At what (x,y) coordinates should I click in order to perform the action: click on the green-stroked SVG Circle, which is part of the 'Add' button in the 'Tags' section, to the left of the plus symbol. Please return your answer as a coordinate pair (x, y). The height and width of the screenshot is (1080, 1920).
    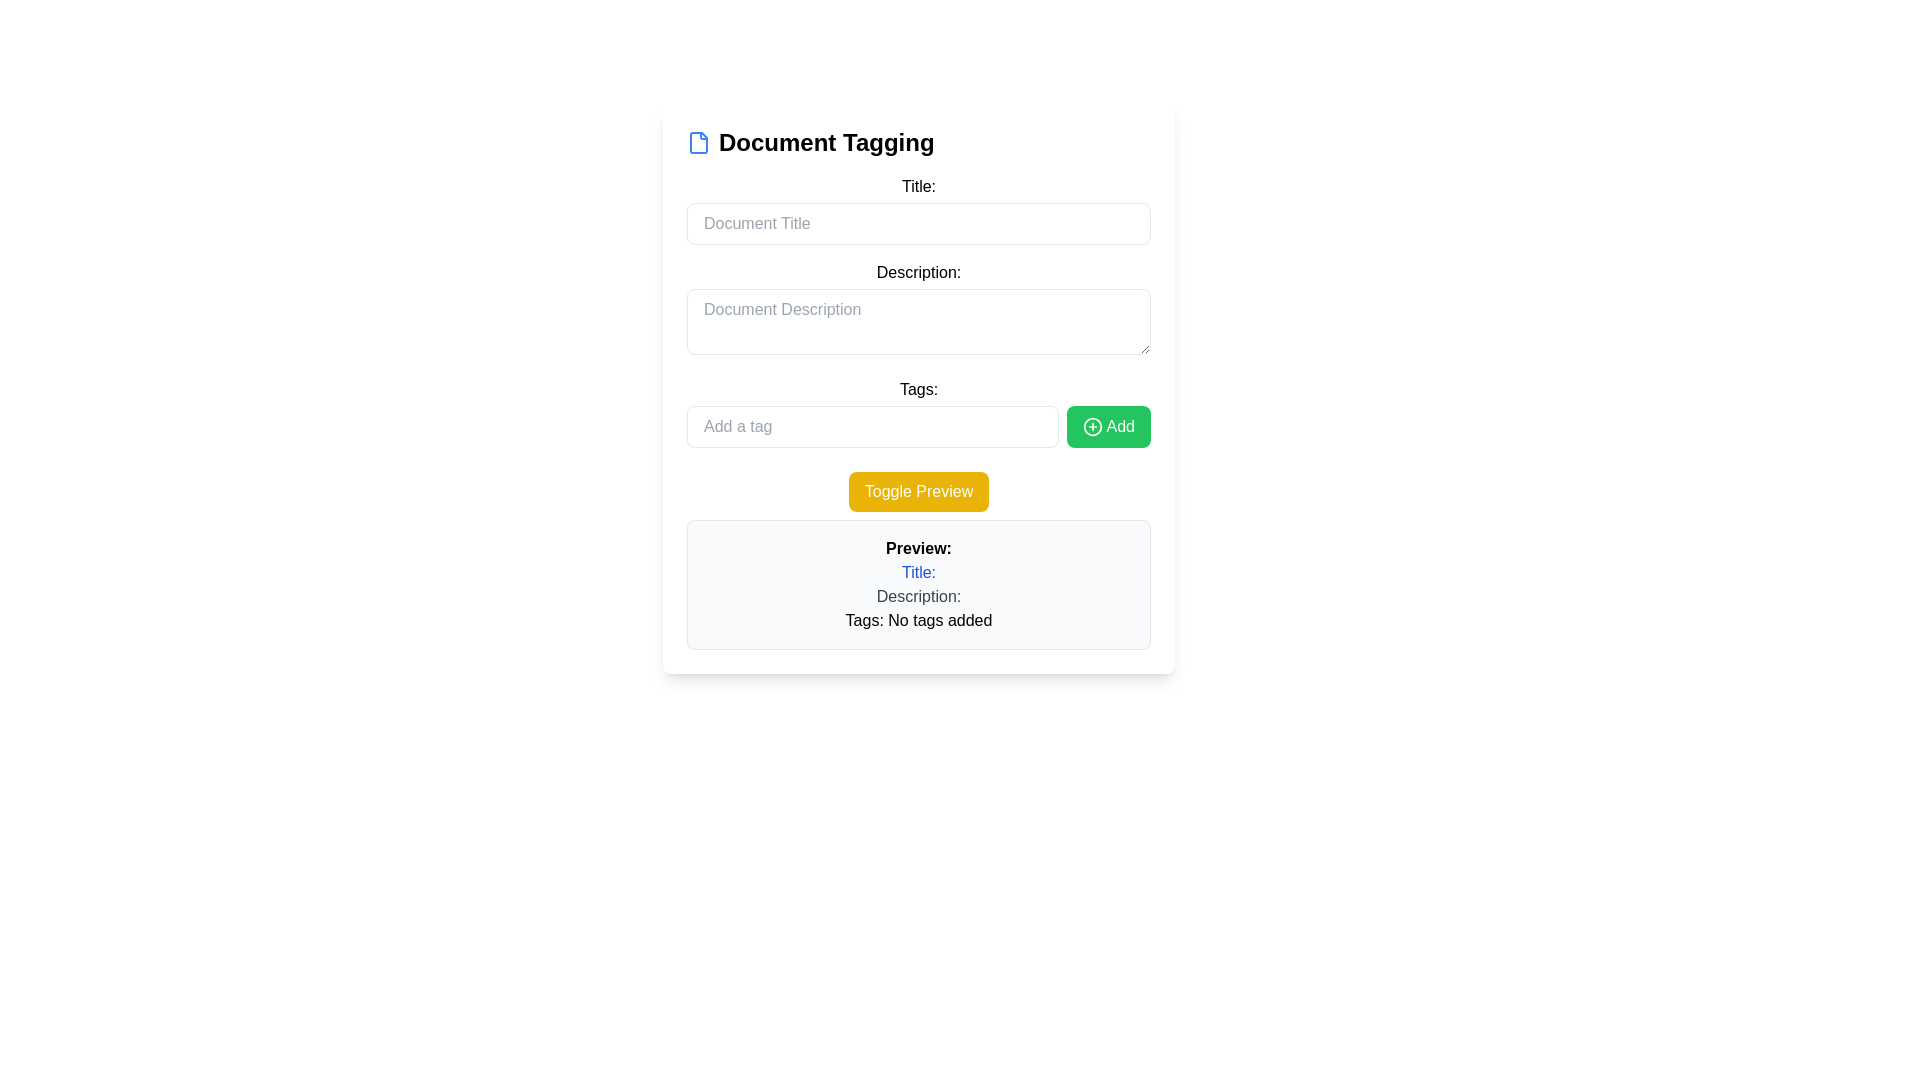
    Looking at the image, I should click on (1091, 426).